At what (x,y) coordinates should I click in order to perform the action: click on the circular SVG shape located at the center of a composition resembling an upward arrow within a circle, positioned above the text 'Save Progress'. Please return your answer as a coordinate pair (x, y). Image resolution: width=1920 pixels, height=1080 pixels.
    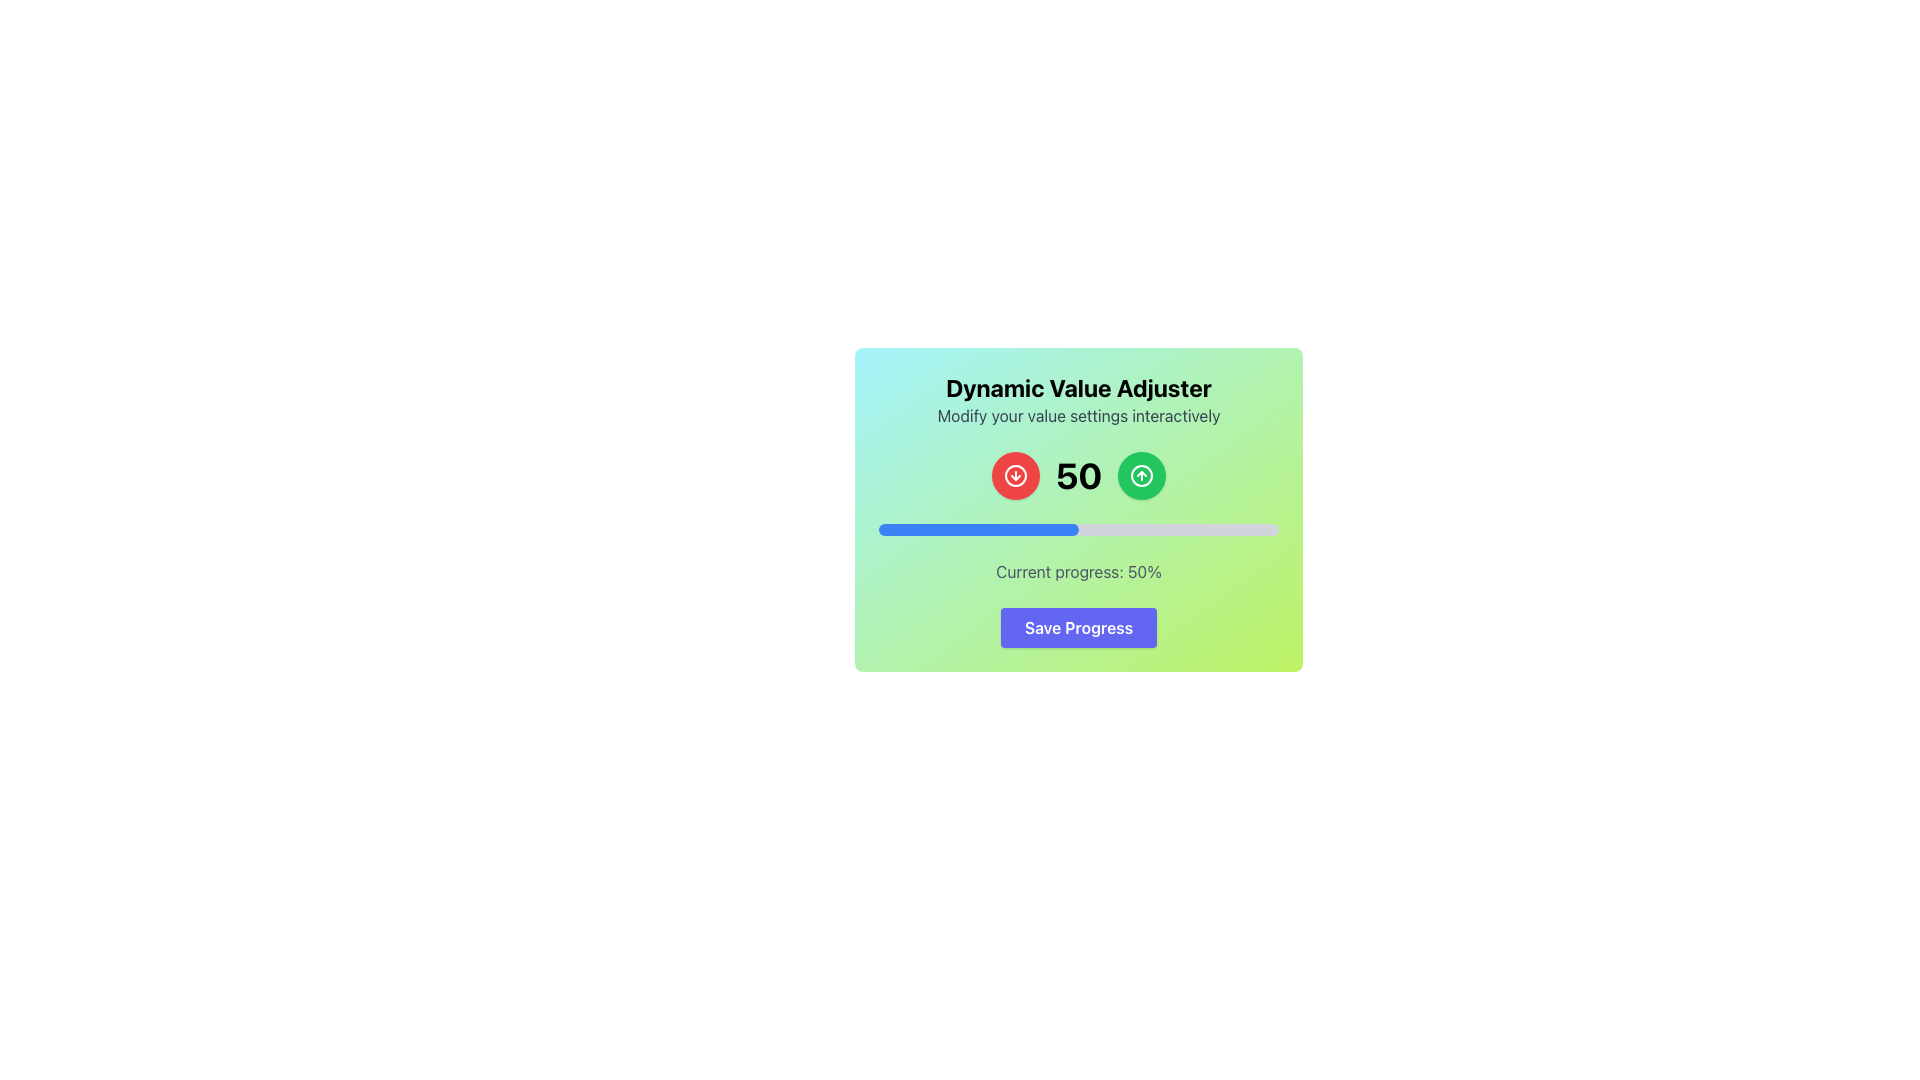
    Looking at the image, I should click on (1142, 475).